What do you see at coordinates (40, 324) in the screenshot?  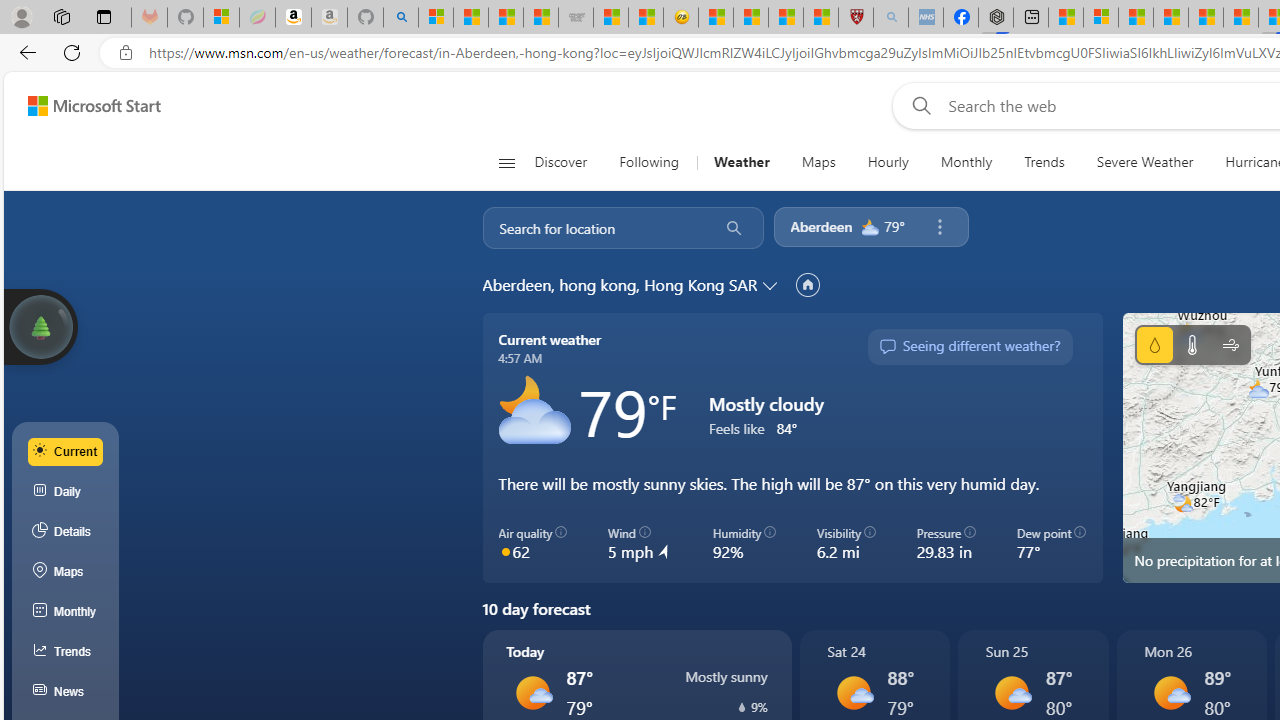 I see `'Join us in planting real trees to help our planet!'` at bounding box center [40, 324].